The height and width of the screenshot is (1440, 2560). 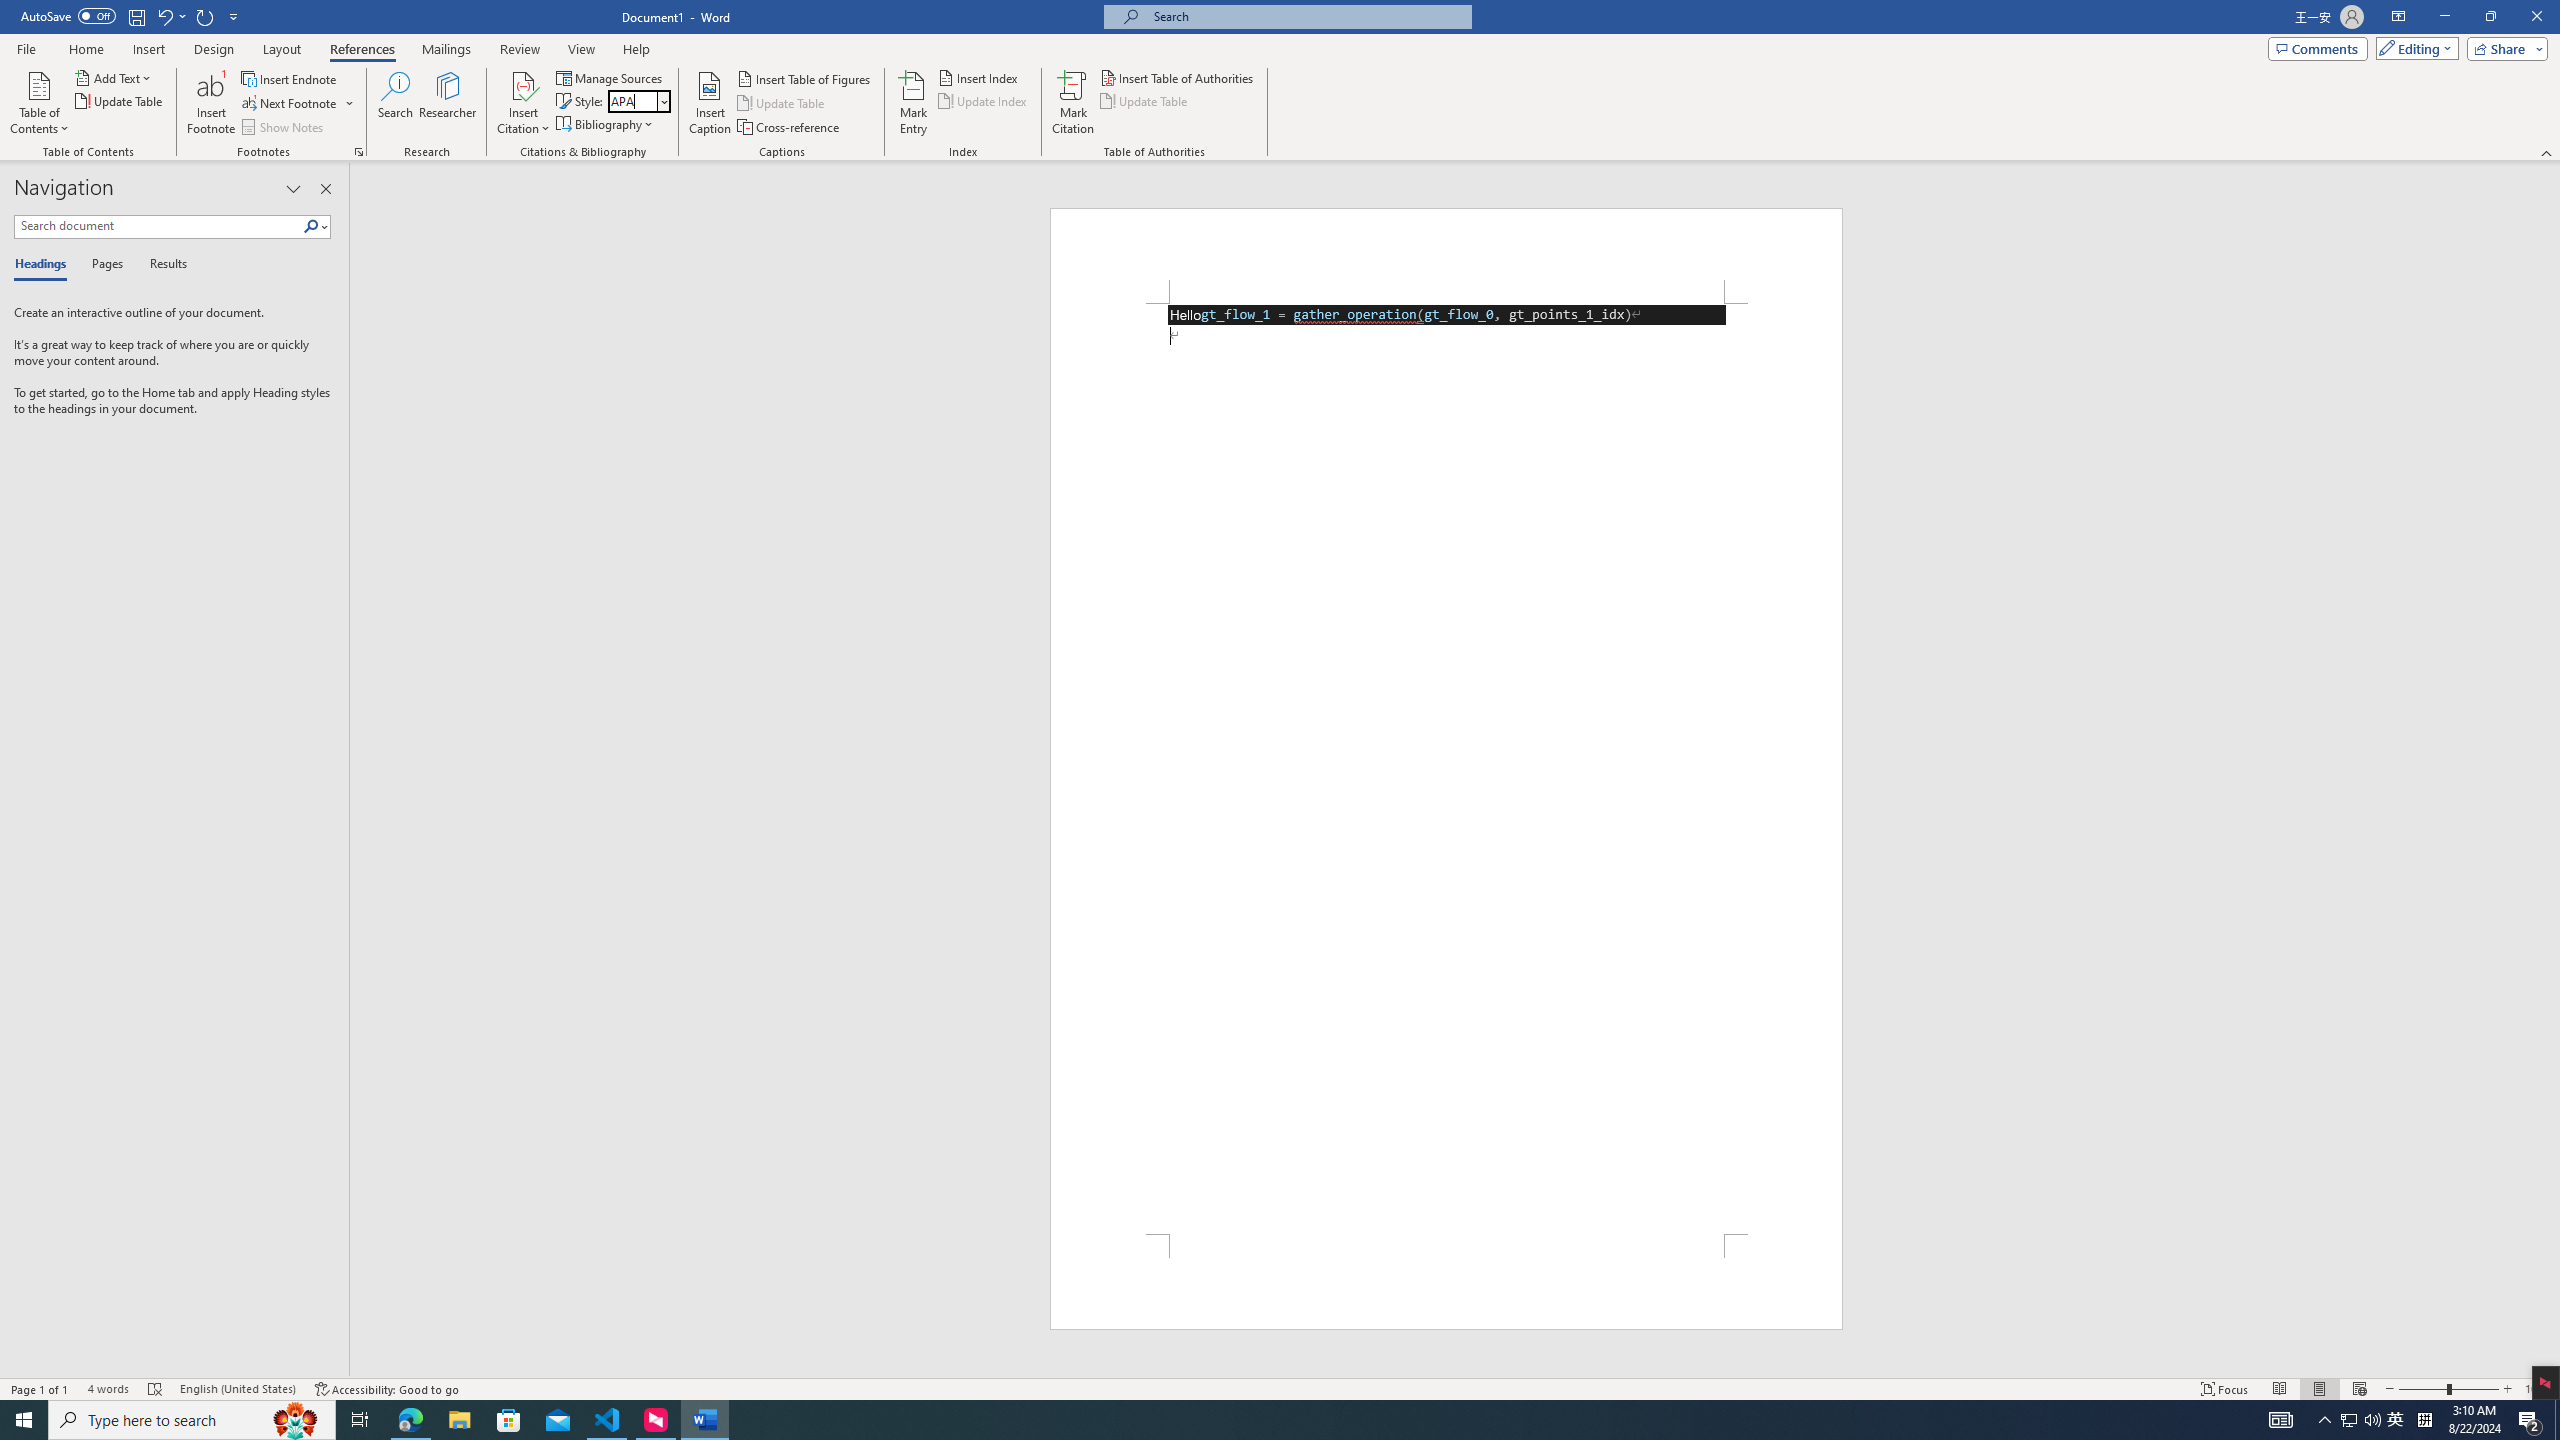 What do you see at coordinates (103, 264) in the screenshot?
I see `'Pages'` at bounding box center [103, 264].